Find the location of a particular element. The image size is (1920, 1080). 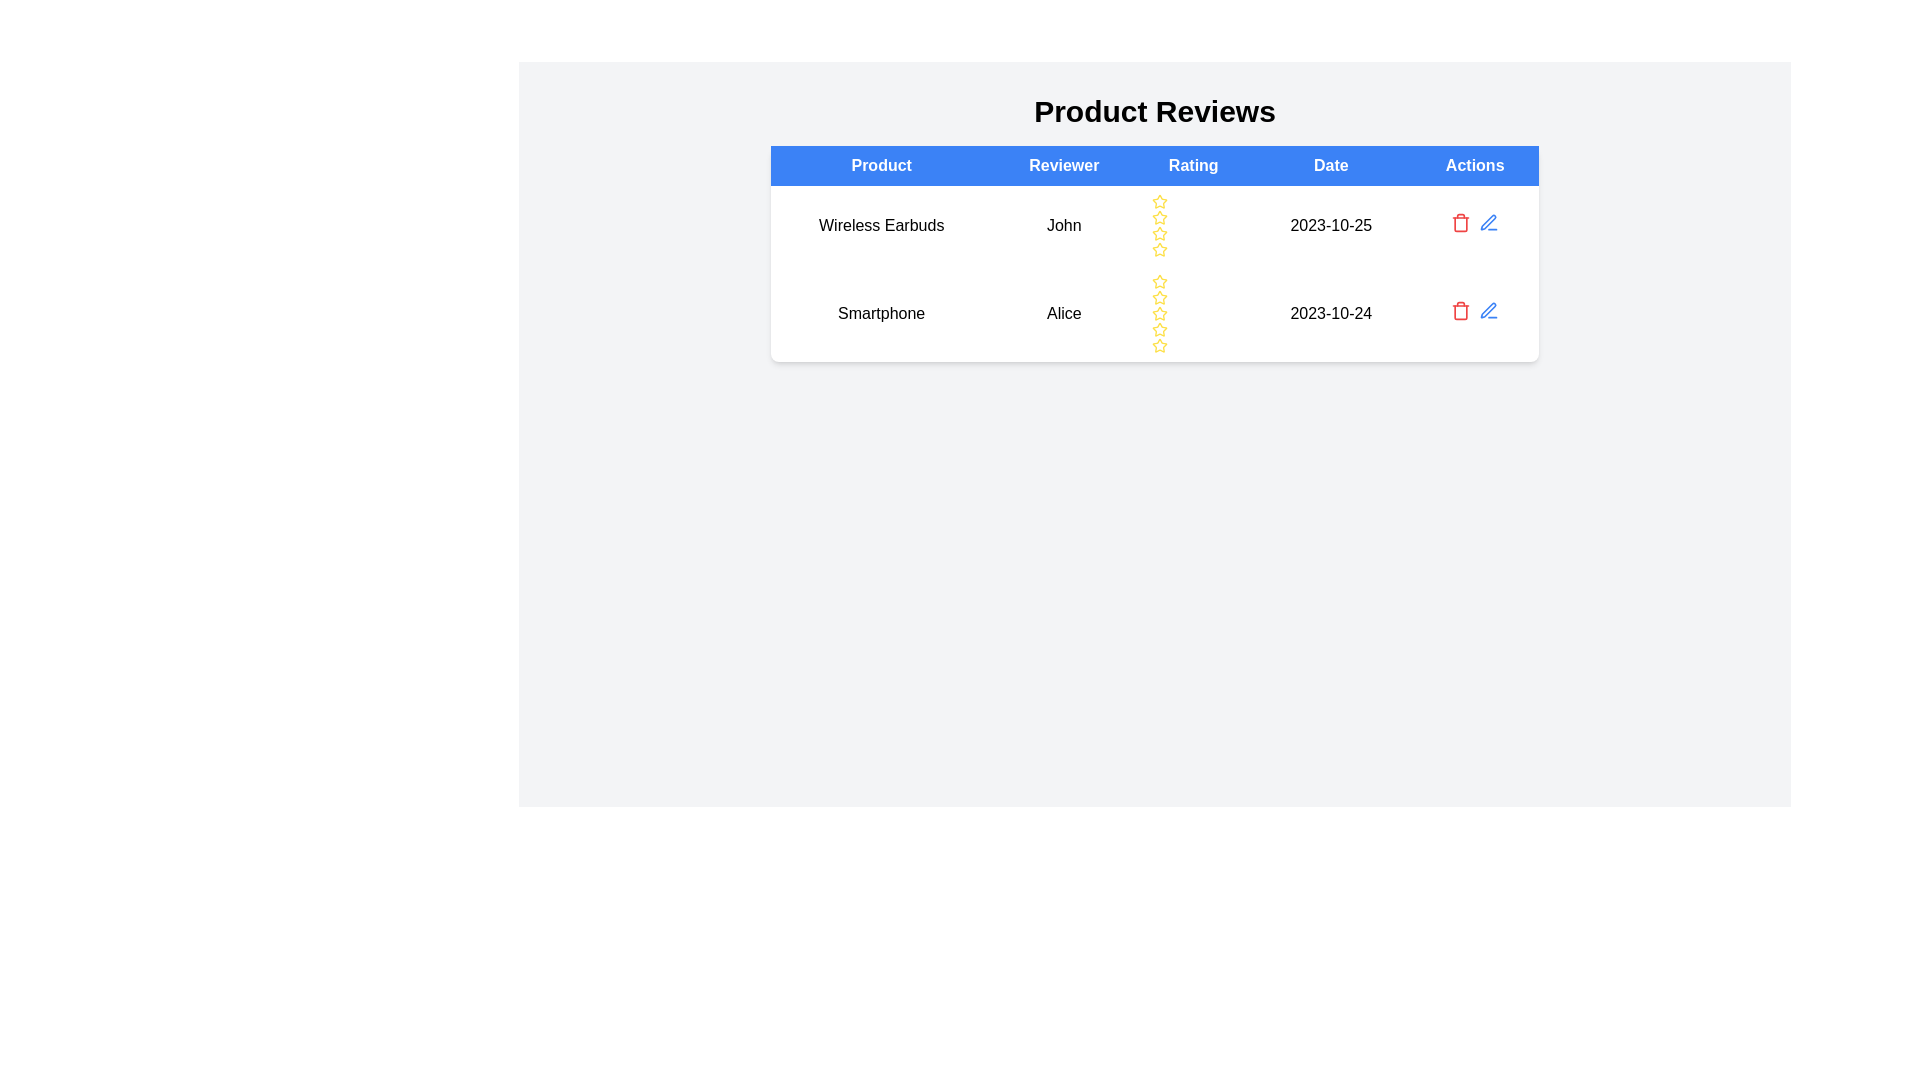

the first row of the data table displaying 'Wireless Earbuds' under Product, 'John' under Reviewer, and additional options under Actions is located at coordinates (1155, 225).